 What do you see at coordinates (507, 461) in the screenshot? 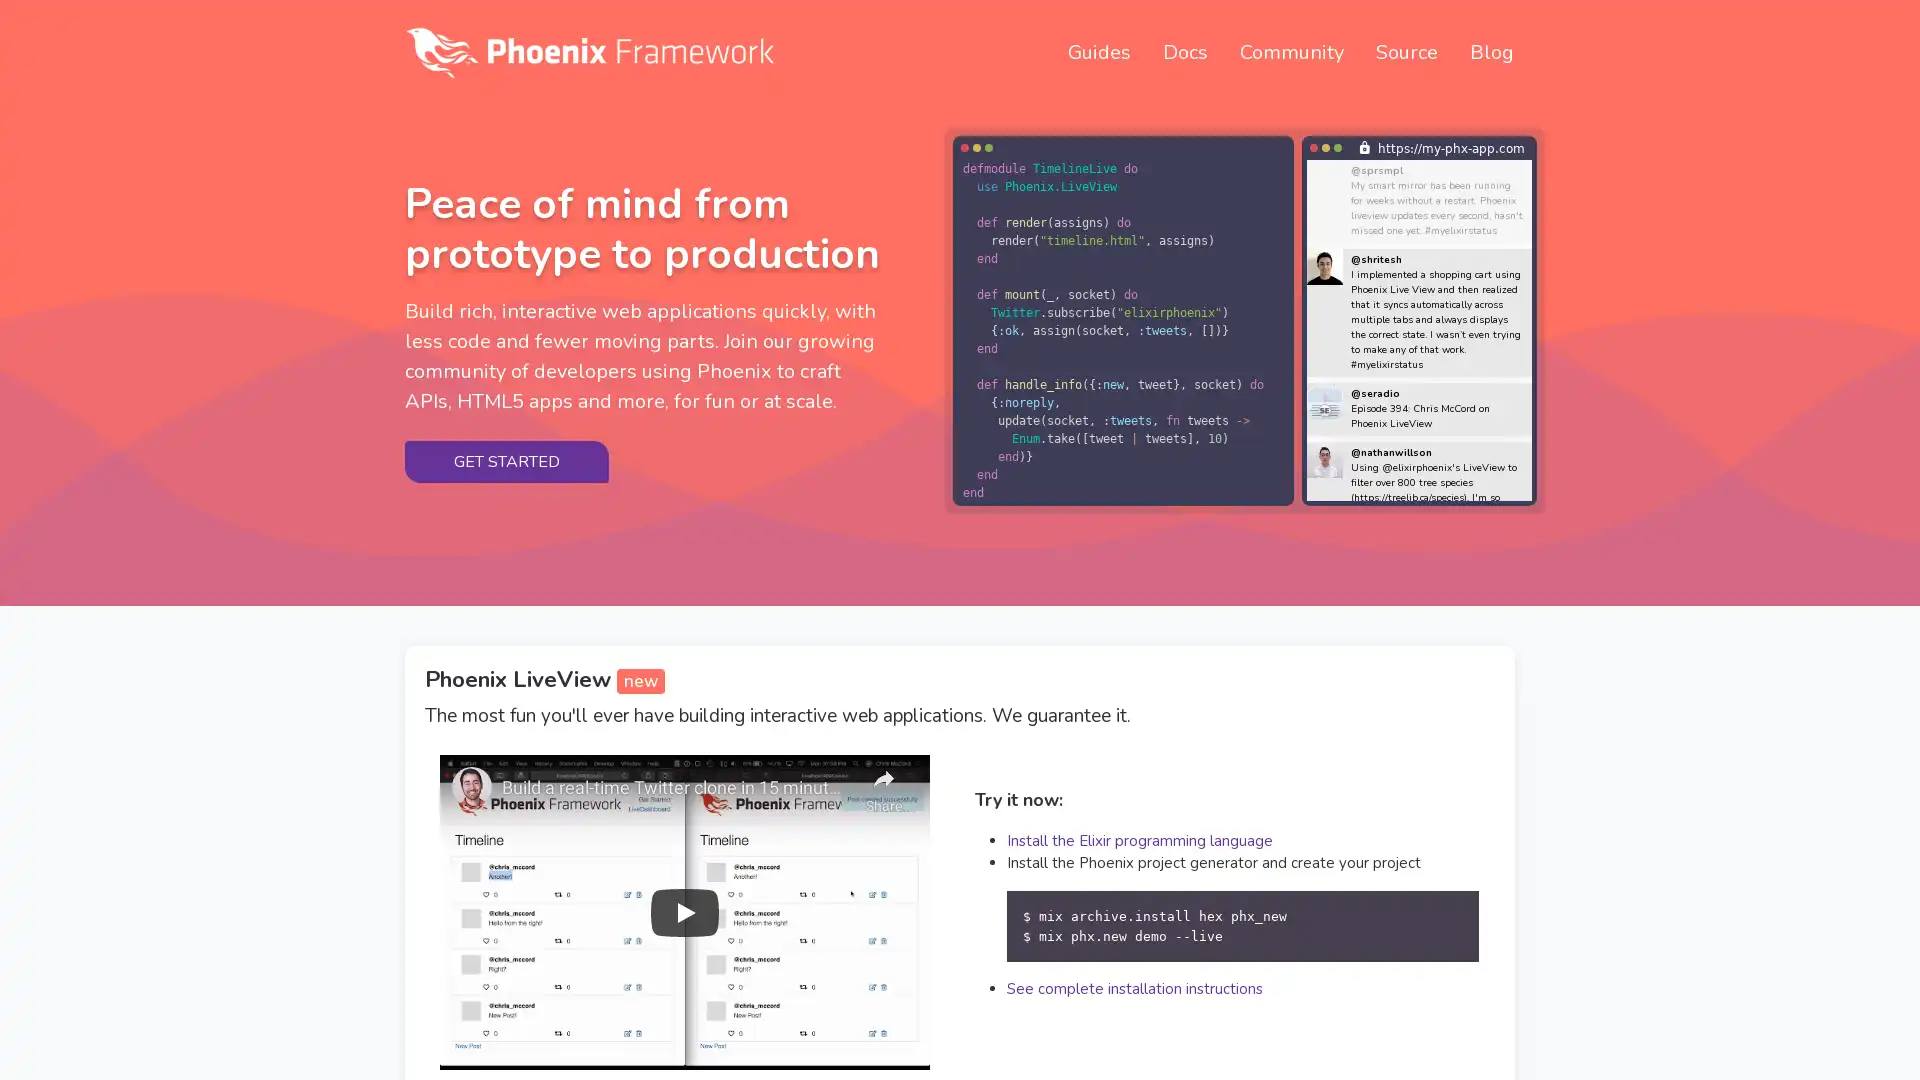
I see `GET STARTED` at bounding box center [507, 461].